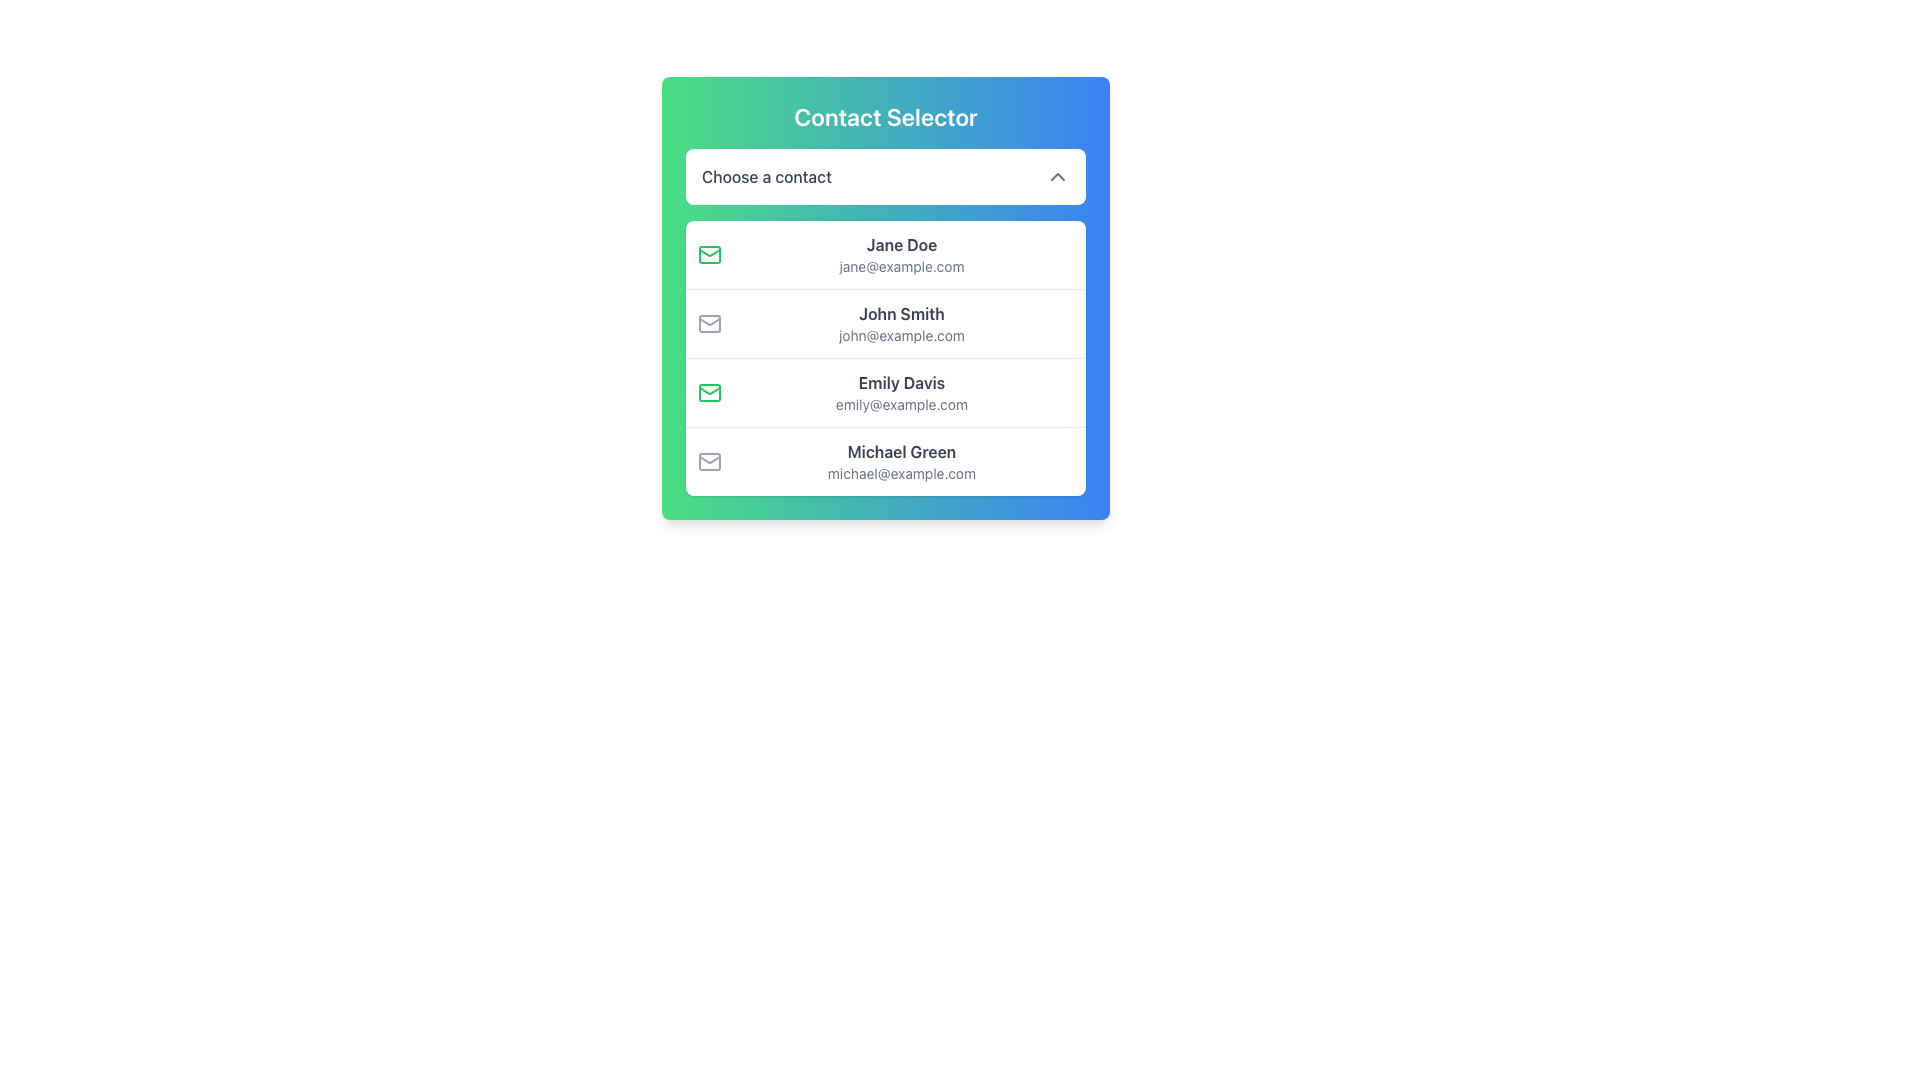 Image resolution: width=1920 pixels, height=1080 pixels. I want to click on the email icon located to the left of the text 'Michael Green' and 'michael@example.com' in the last item of the contact list in the 'Contact Selector', so click(710, 462).